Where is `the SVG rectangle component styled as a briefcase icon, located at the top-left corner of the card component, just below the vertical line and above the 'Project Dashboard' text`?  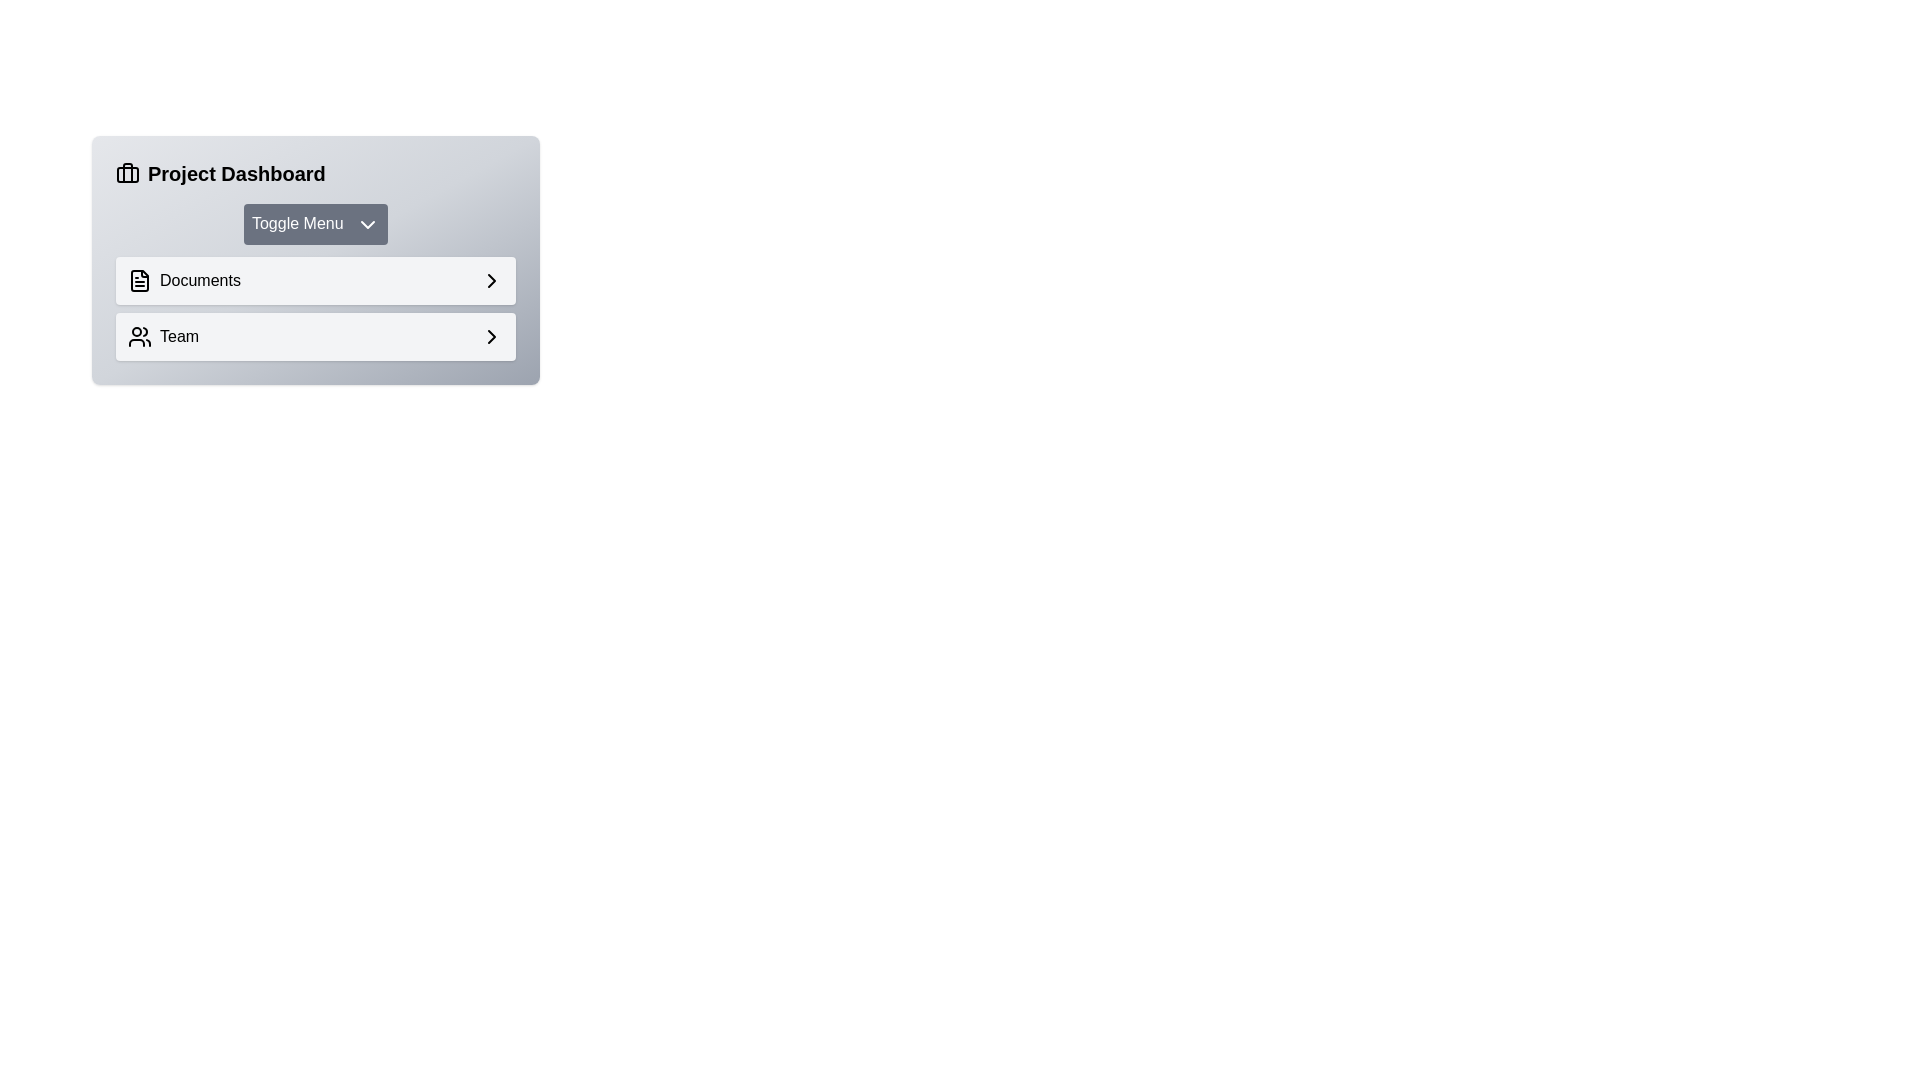 the SVG rectangle component styled as a briefcase icon, located at the top-left corner of the card component, just below the vertical line and above the 'Project Dashboard' text is located at coordinates (127, 173).